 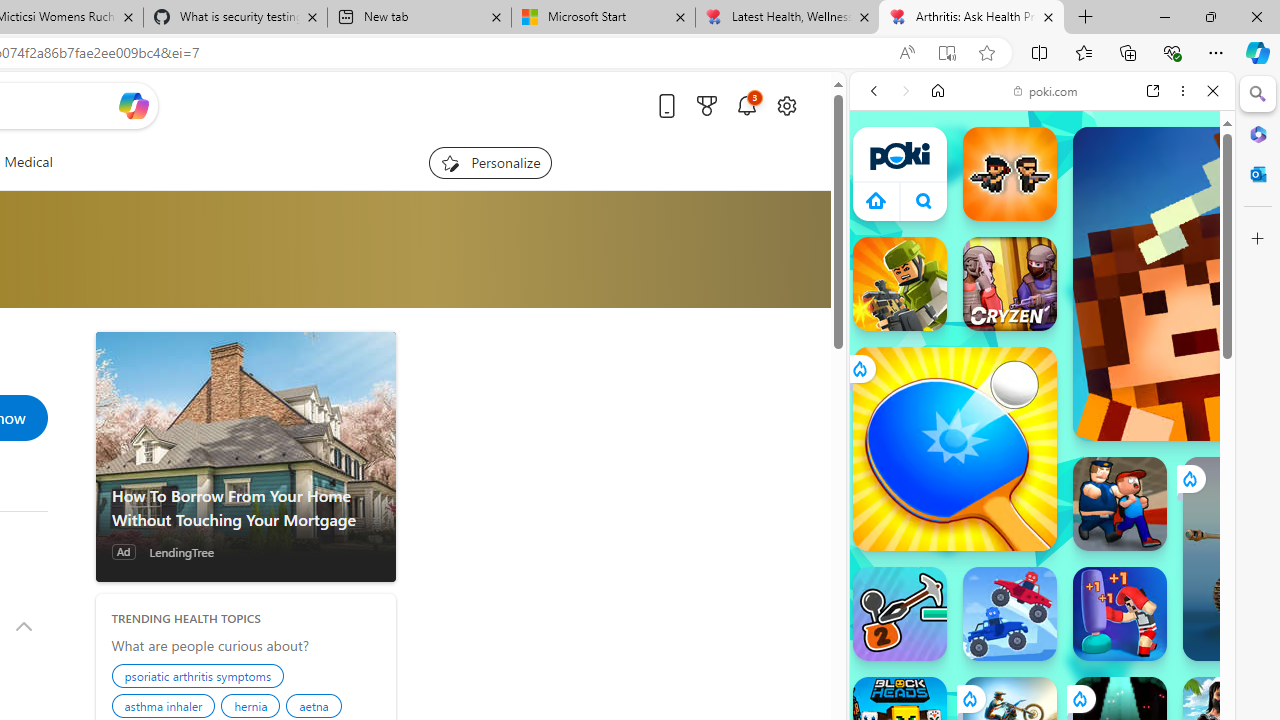 I want to click on 'Punch Legend Simulator', so click(x=1120, y=613).